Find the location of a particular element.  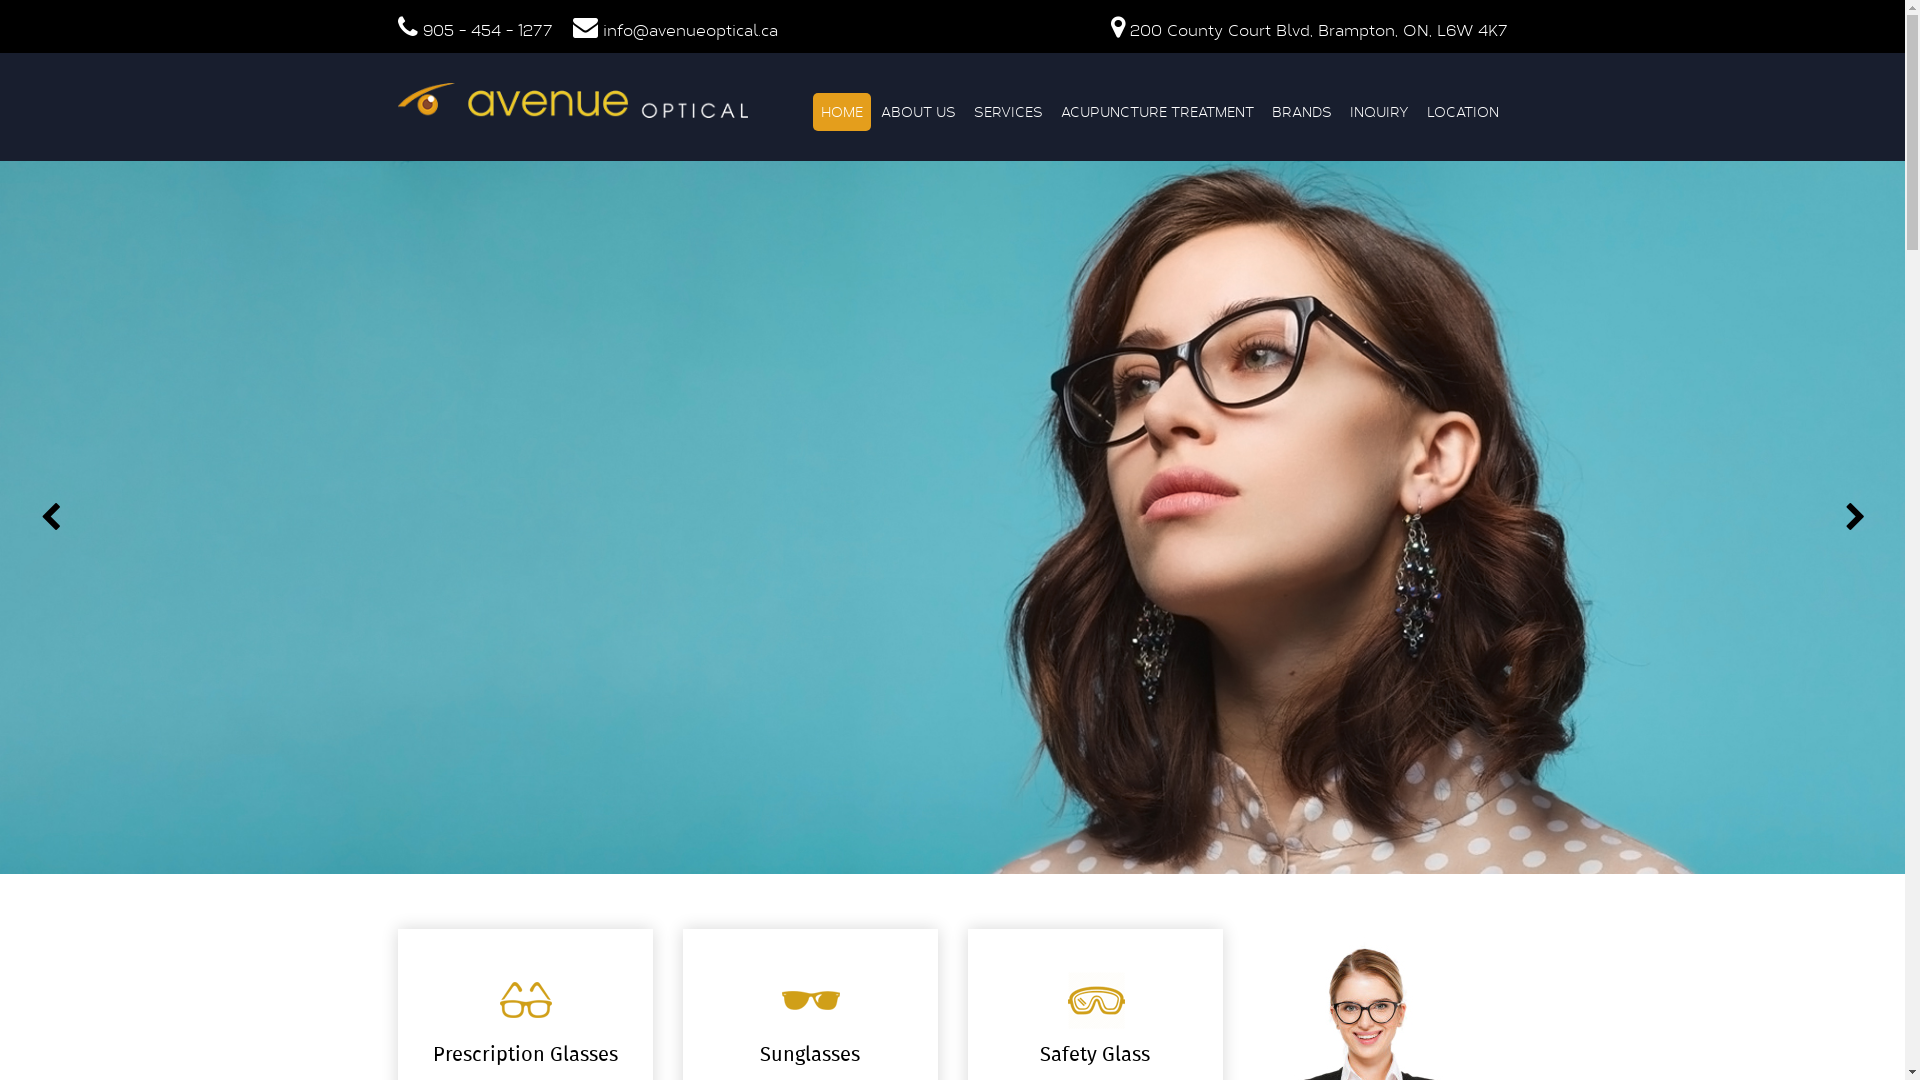

'ABOUT US' is located at coordinates (916, 111).